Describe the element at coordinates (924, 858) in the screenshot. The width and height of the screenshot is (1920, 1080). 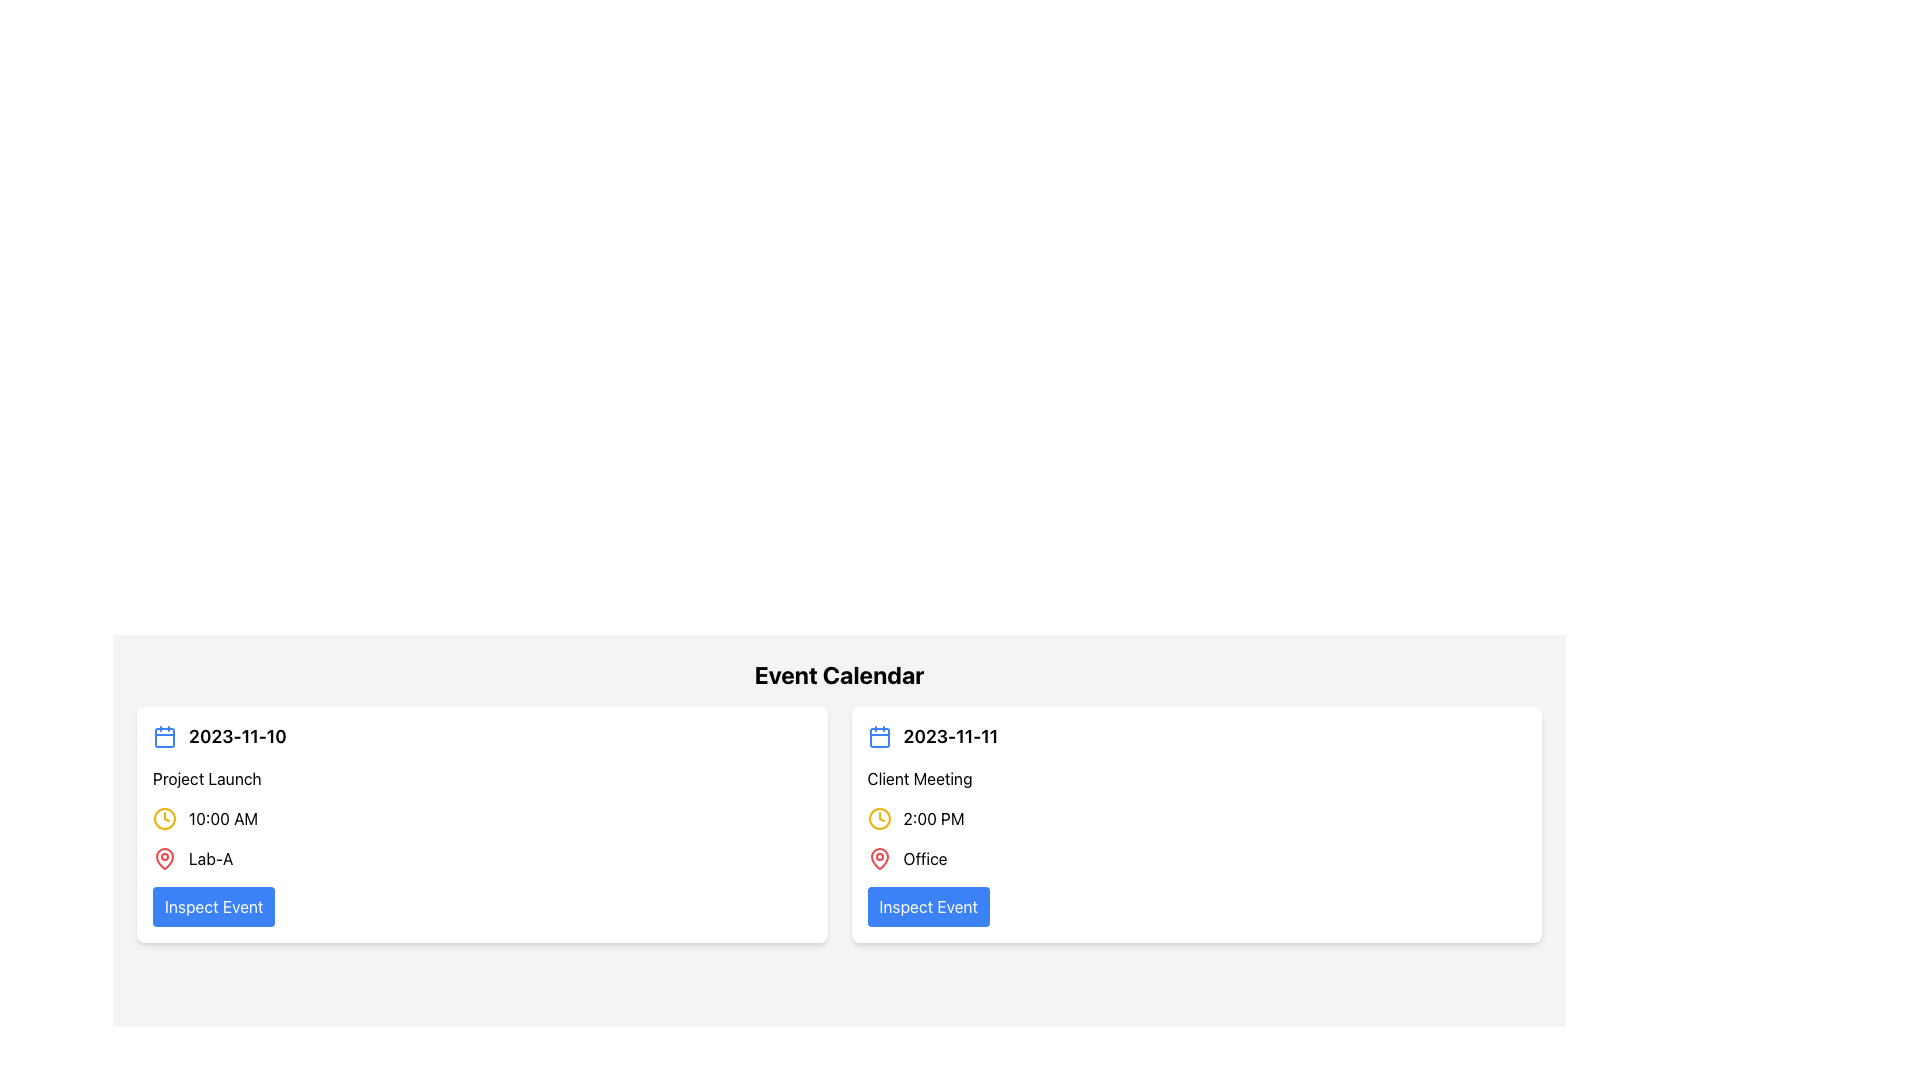
I see `the 'Office' text label located under the '2:00 PM' timestamp in the right-hand event card, which is aligned with a red location pin icon` at that location.